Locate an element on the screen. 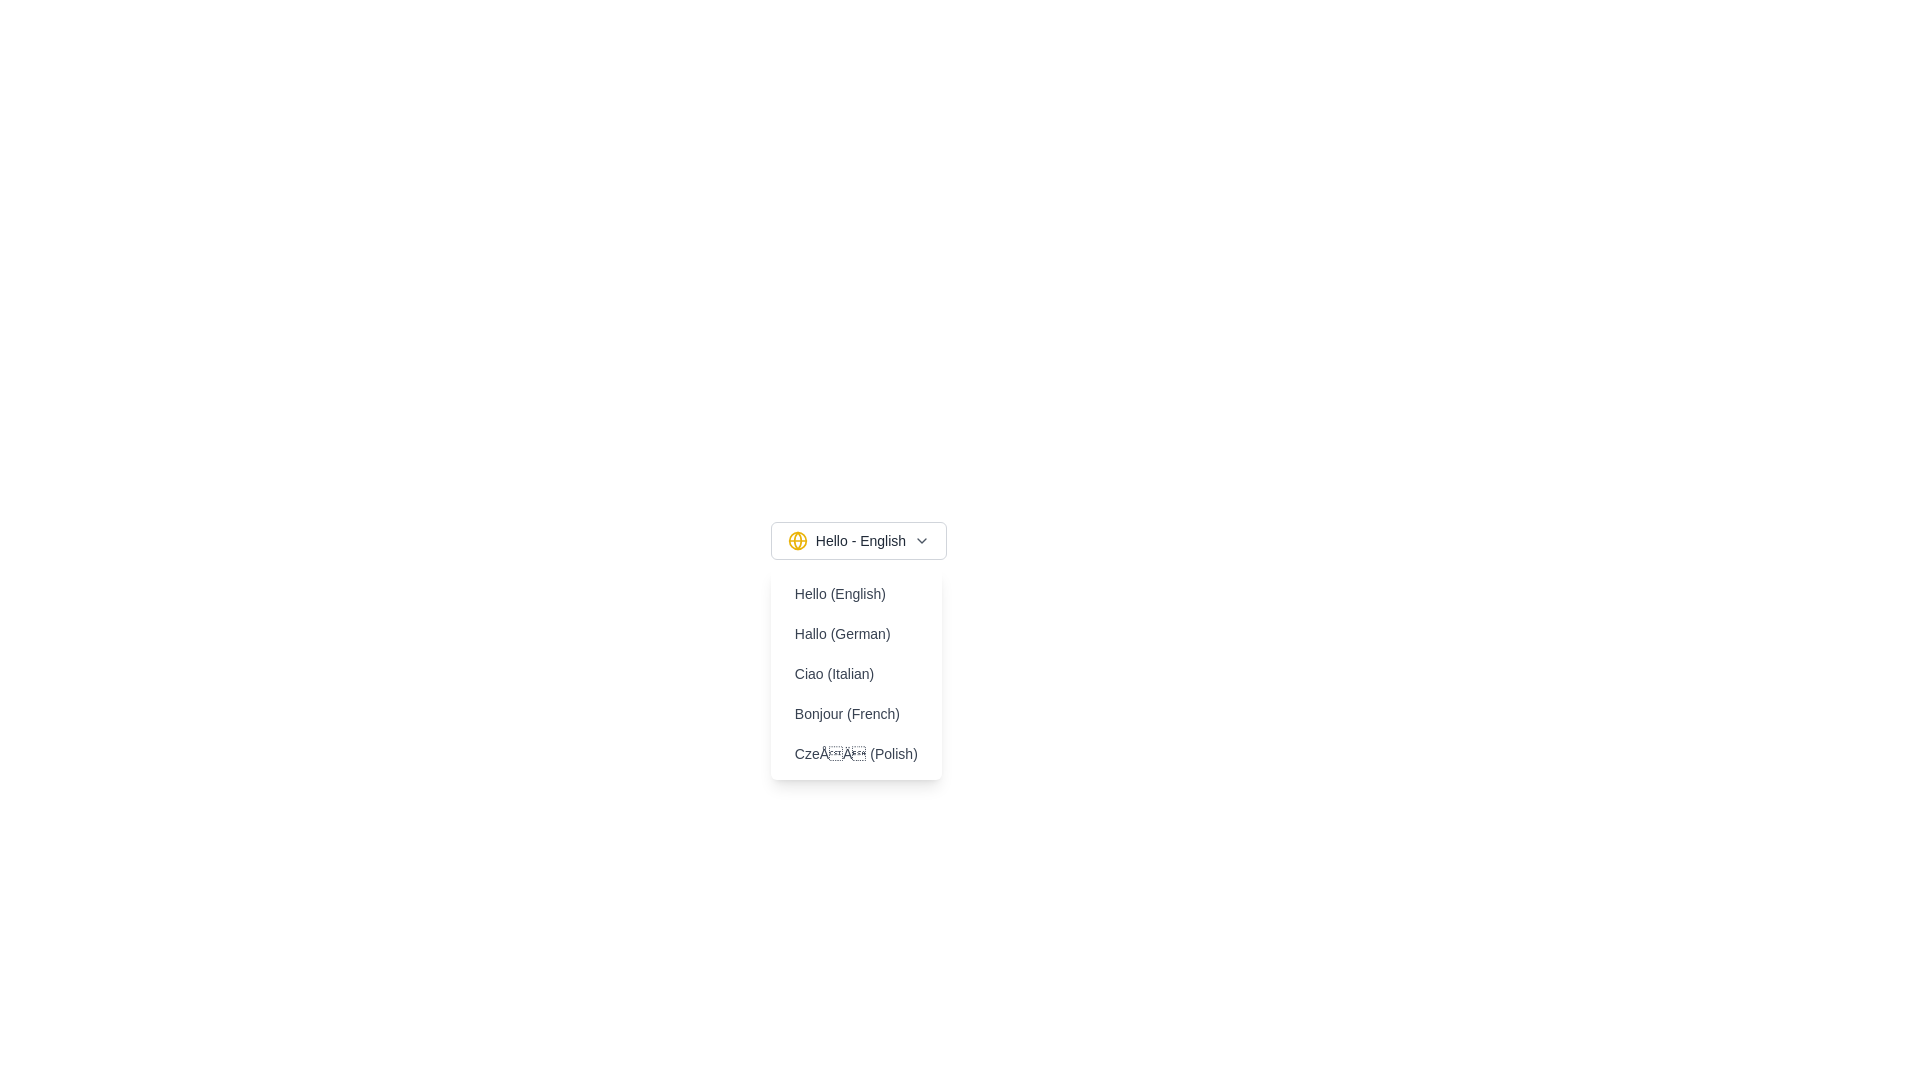  the dropdown menu option labeled 'Bonjour (French)' which is the fourth option in the dropdown under 'Hello - English' is located at coordinates (855, 712).